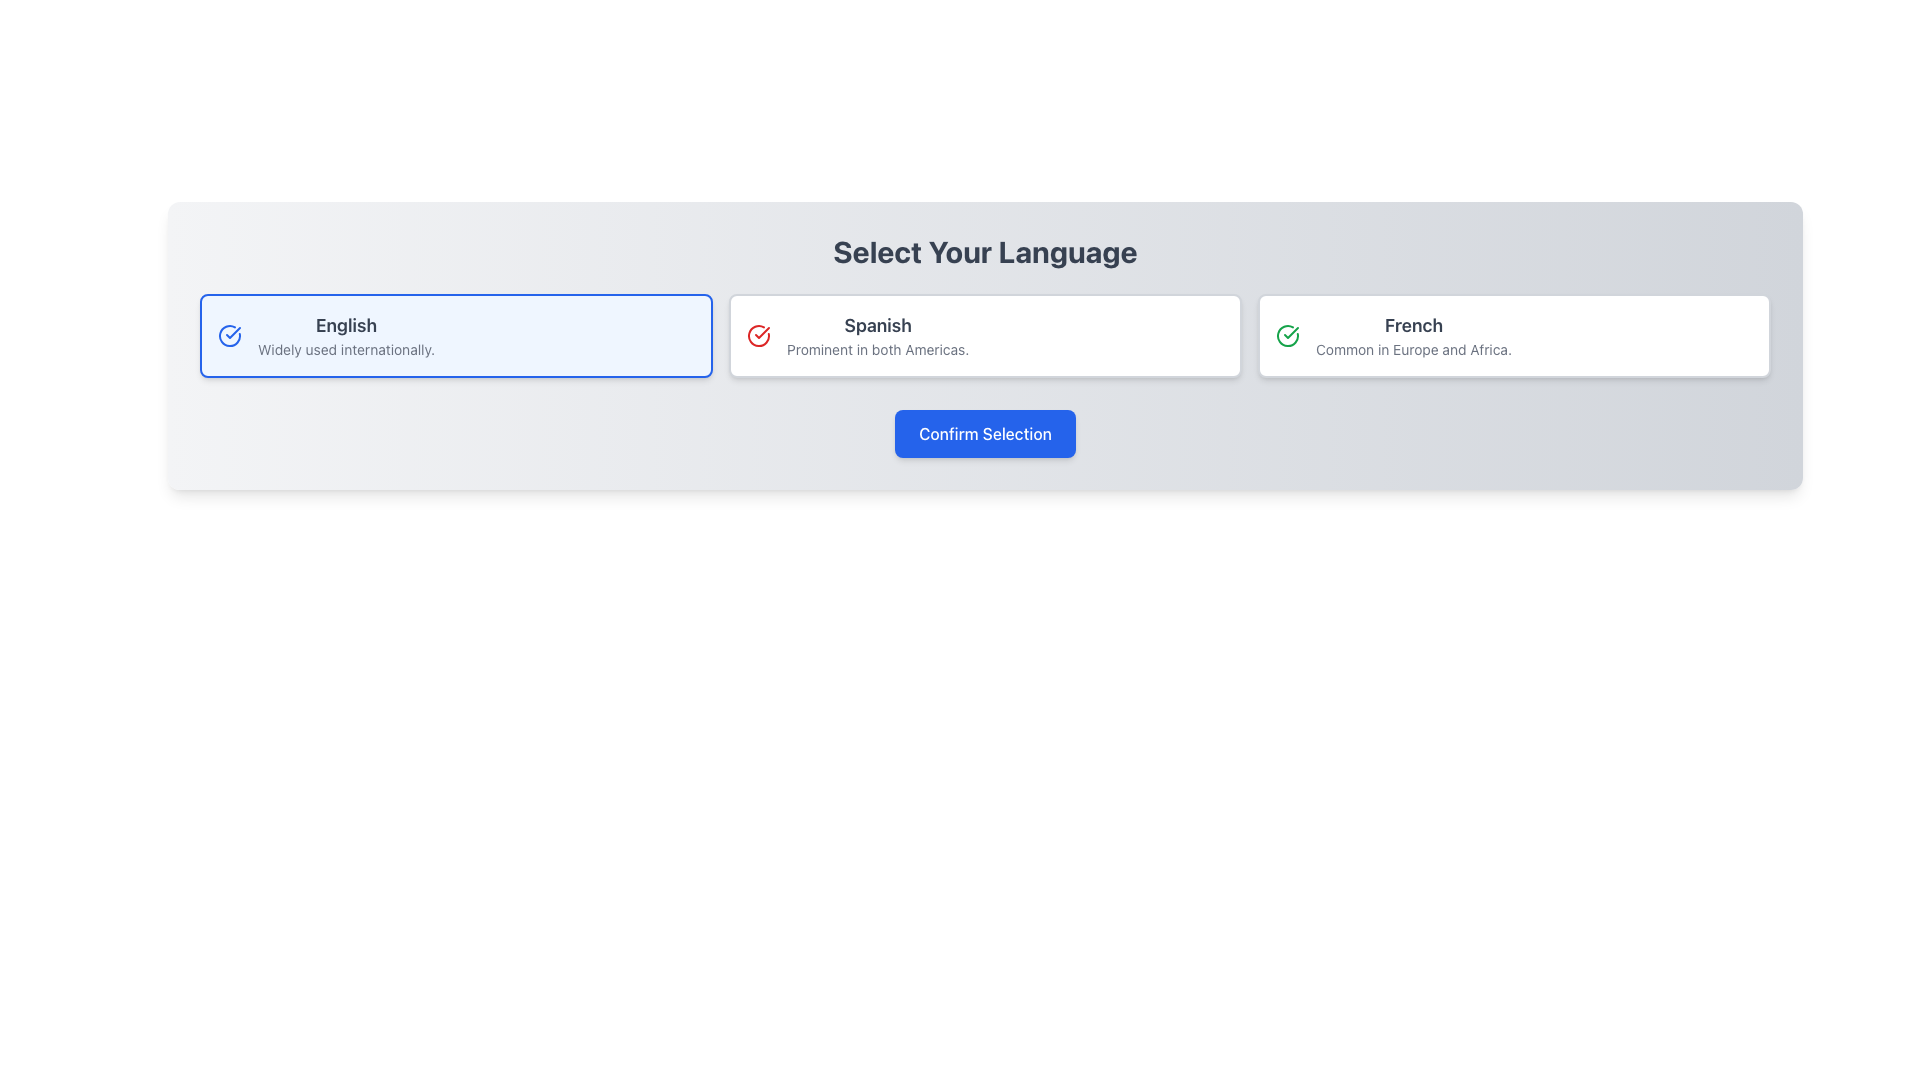 This screenshot has height=1080, width=1920. What do you see at coordinates (1287, 334) in the screenshot?
I see `the checkmark icon indicating the selection of the 'French' language option` at bounding box center [1287, 334].